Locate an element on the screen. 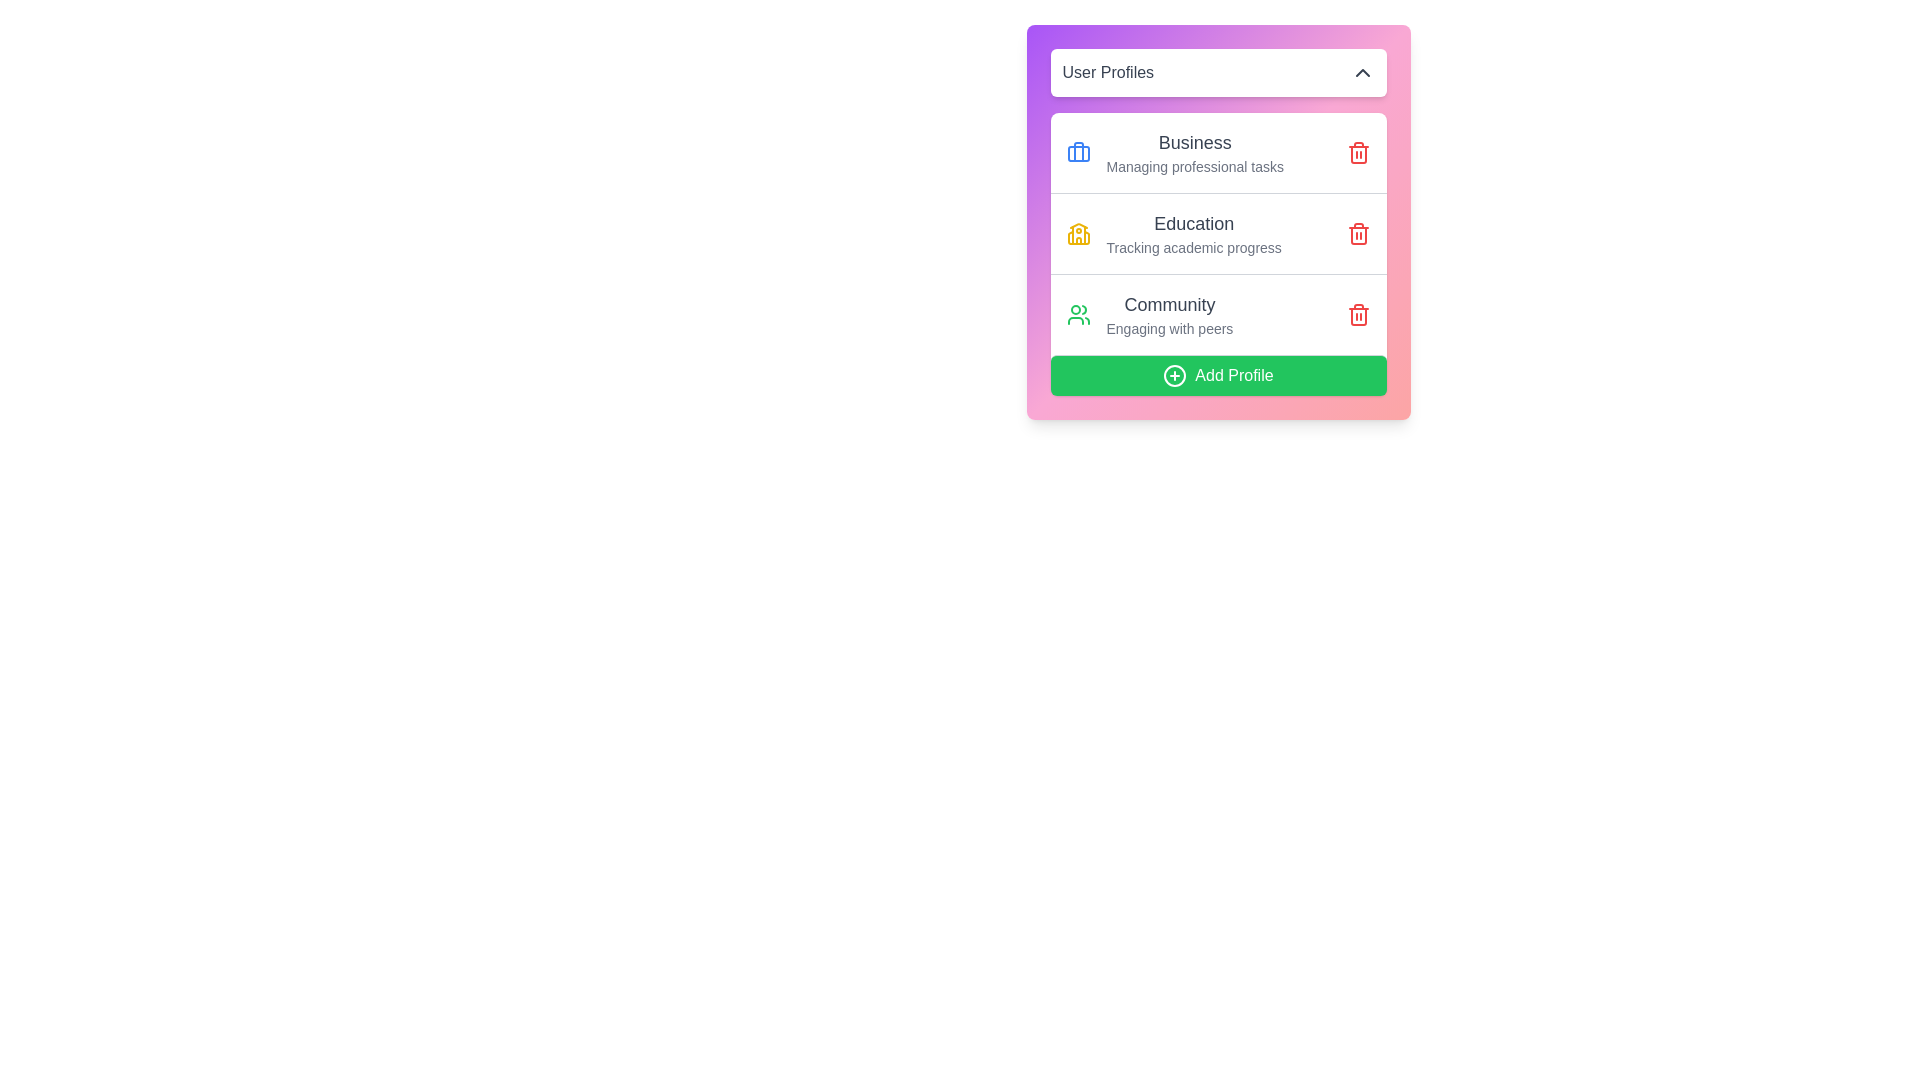  the schoolhouse icon in the second list item labeled 'Education' is located at coordinates (1174, 233).